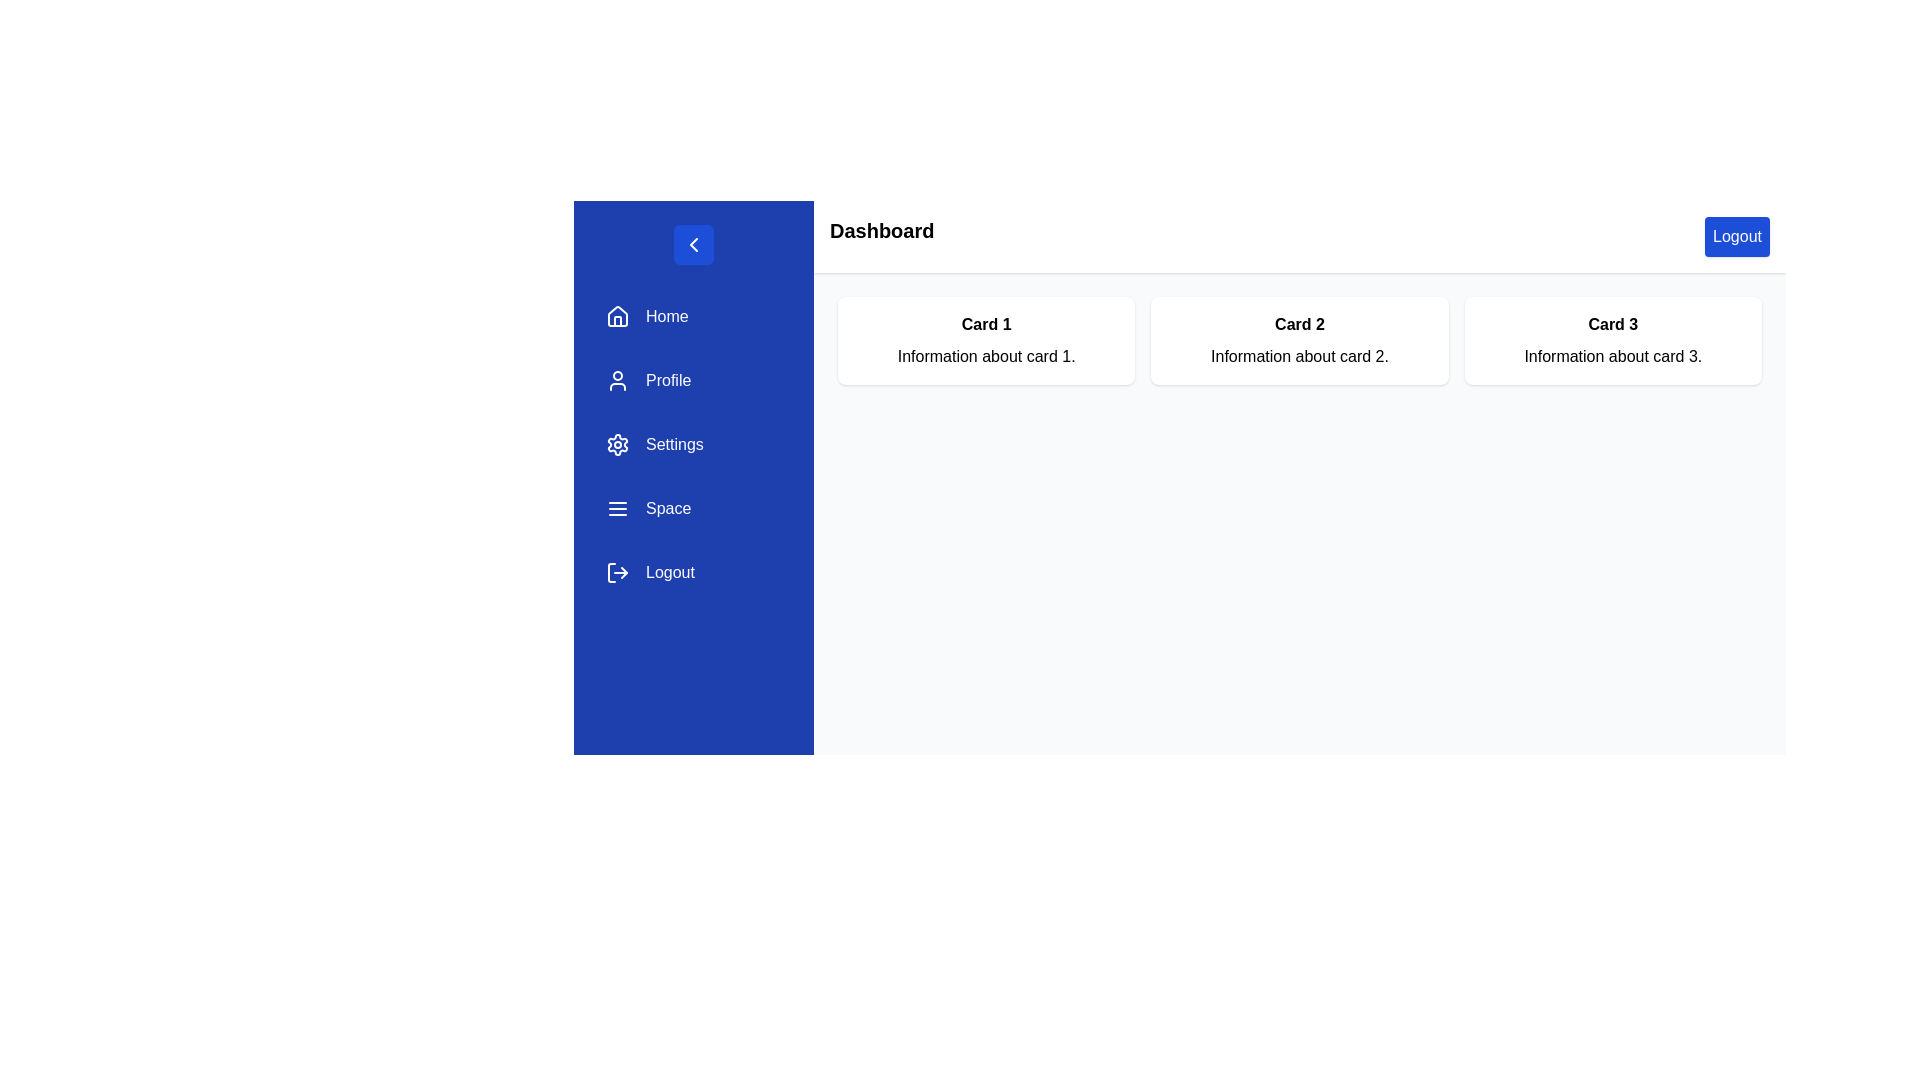 Image resolution: width=1920 pixels, height=1080 pixels. What do you see at coordinates (986, 339) in the screenshot?
I see `any potentially interactive elements within the first informational card, which has a white background and contains the text 'Card 1'` at bounding box center [986, 339].